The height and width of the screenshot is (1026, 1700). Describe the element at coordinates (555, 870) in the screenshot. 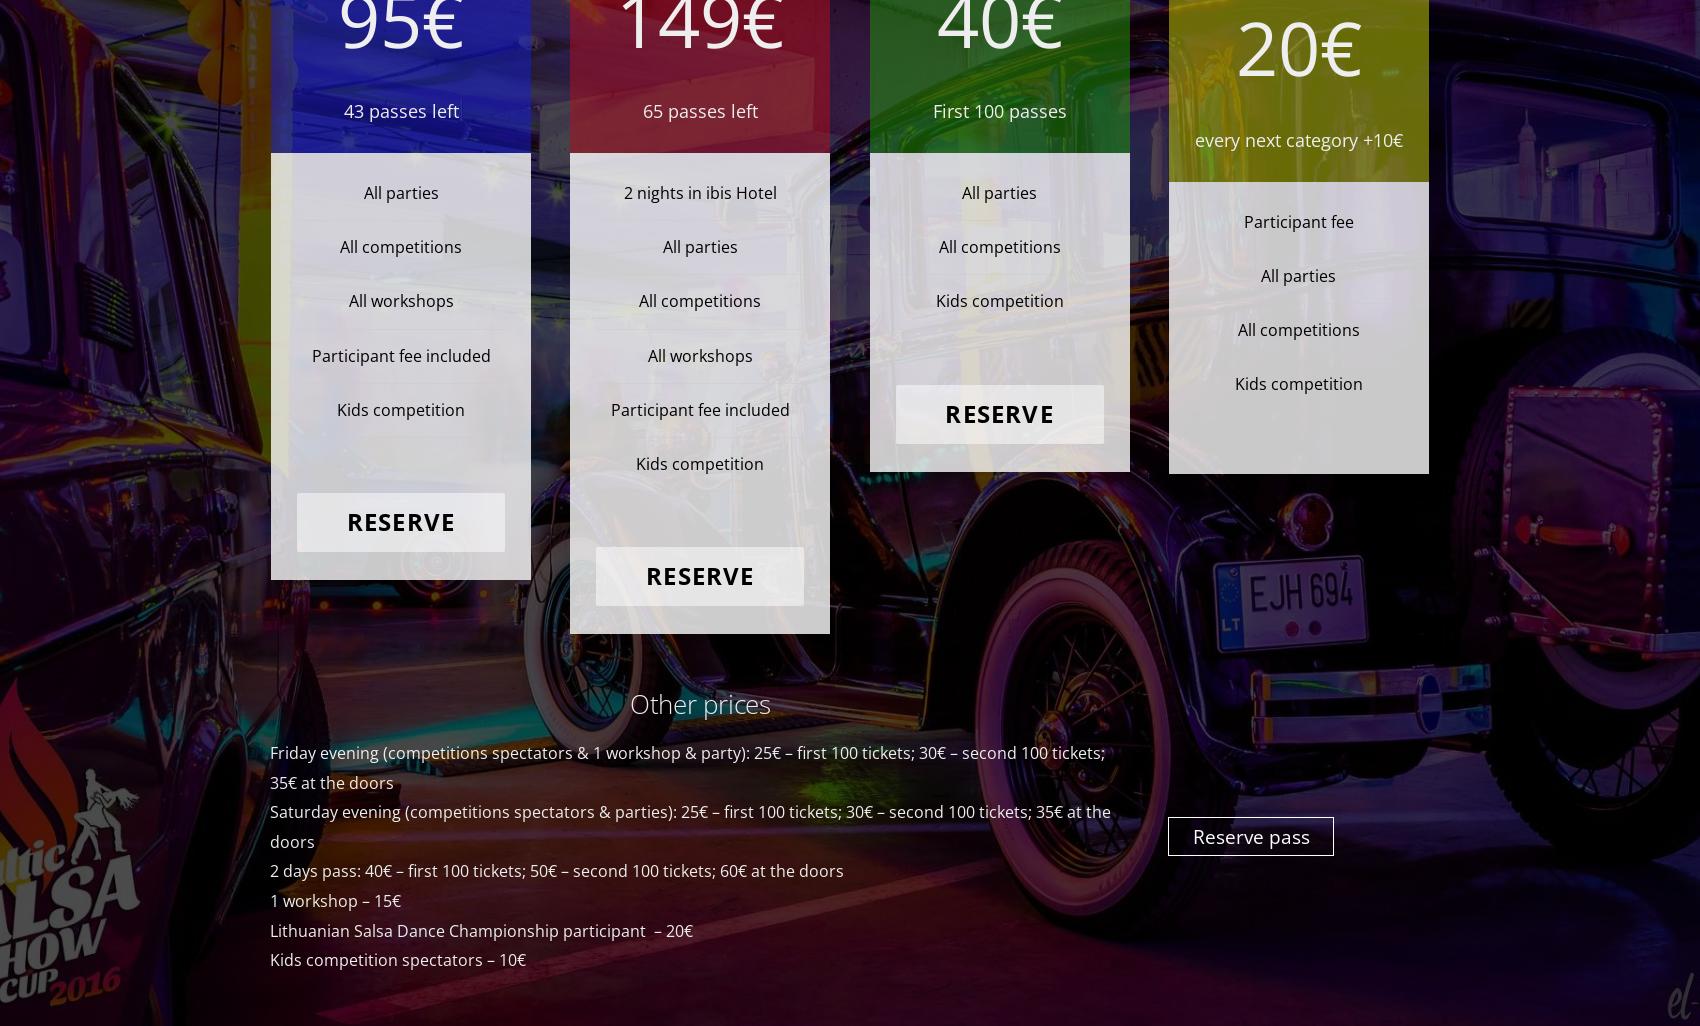

I see `'2 days pass: 40€ – first 100 tickets; 50€ – second 100 tickets; 60€ at the doors'` at that location.